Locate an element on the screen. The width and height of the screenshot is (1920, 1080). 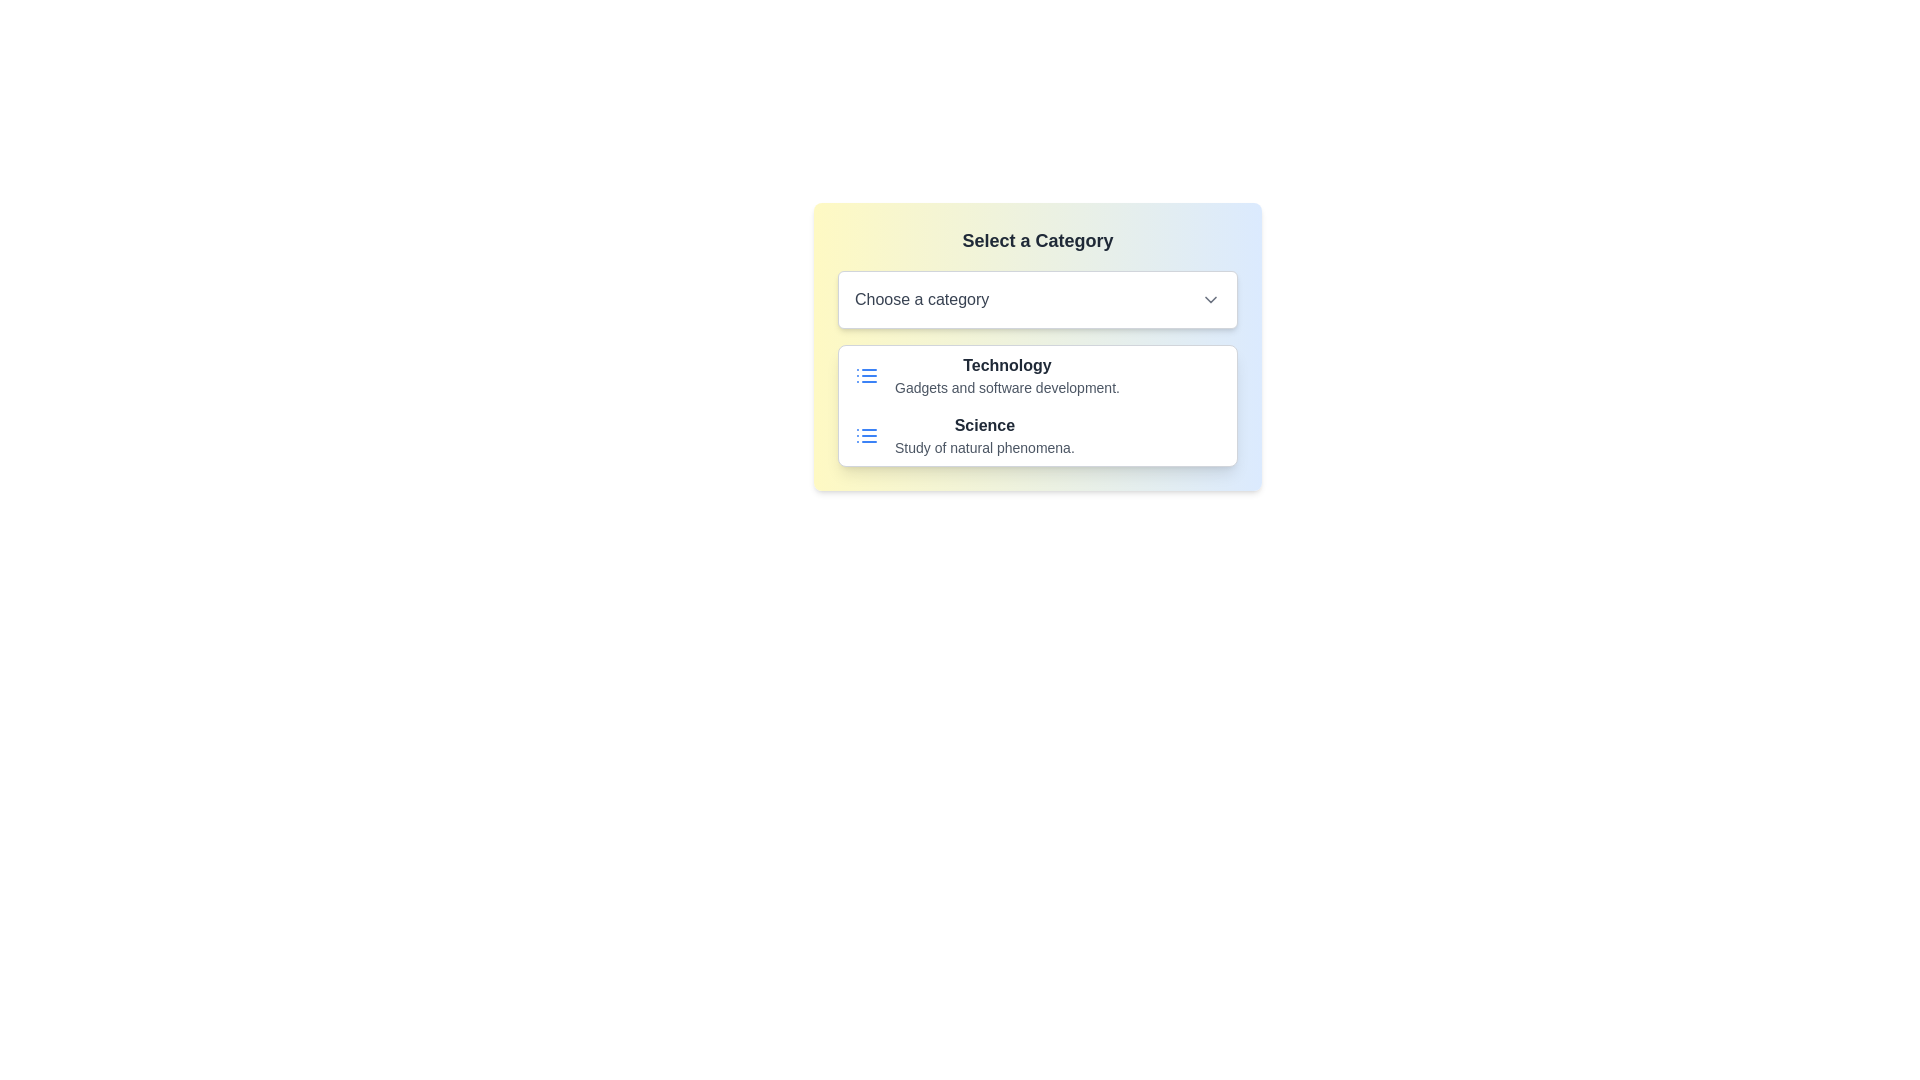
the List Item containing the bold title 'Science' and the description 'Study of natural phenomena.' is located at coordinates (1037, 434).